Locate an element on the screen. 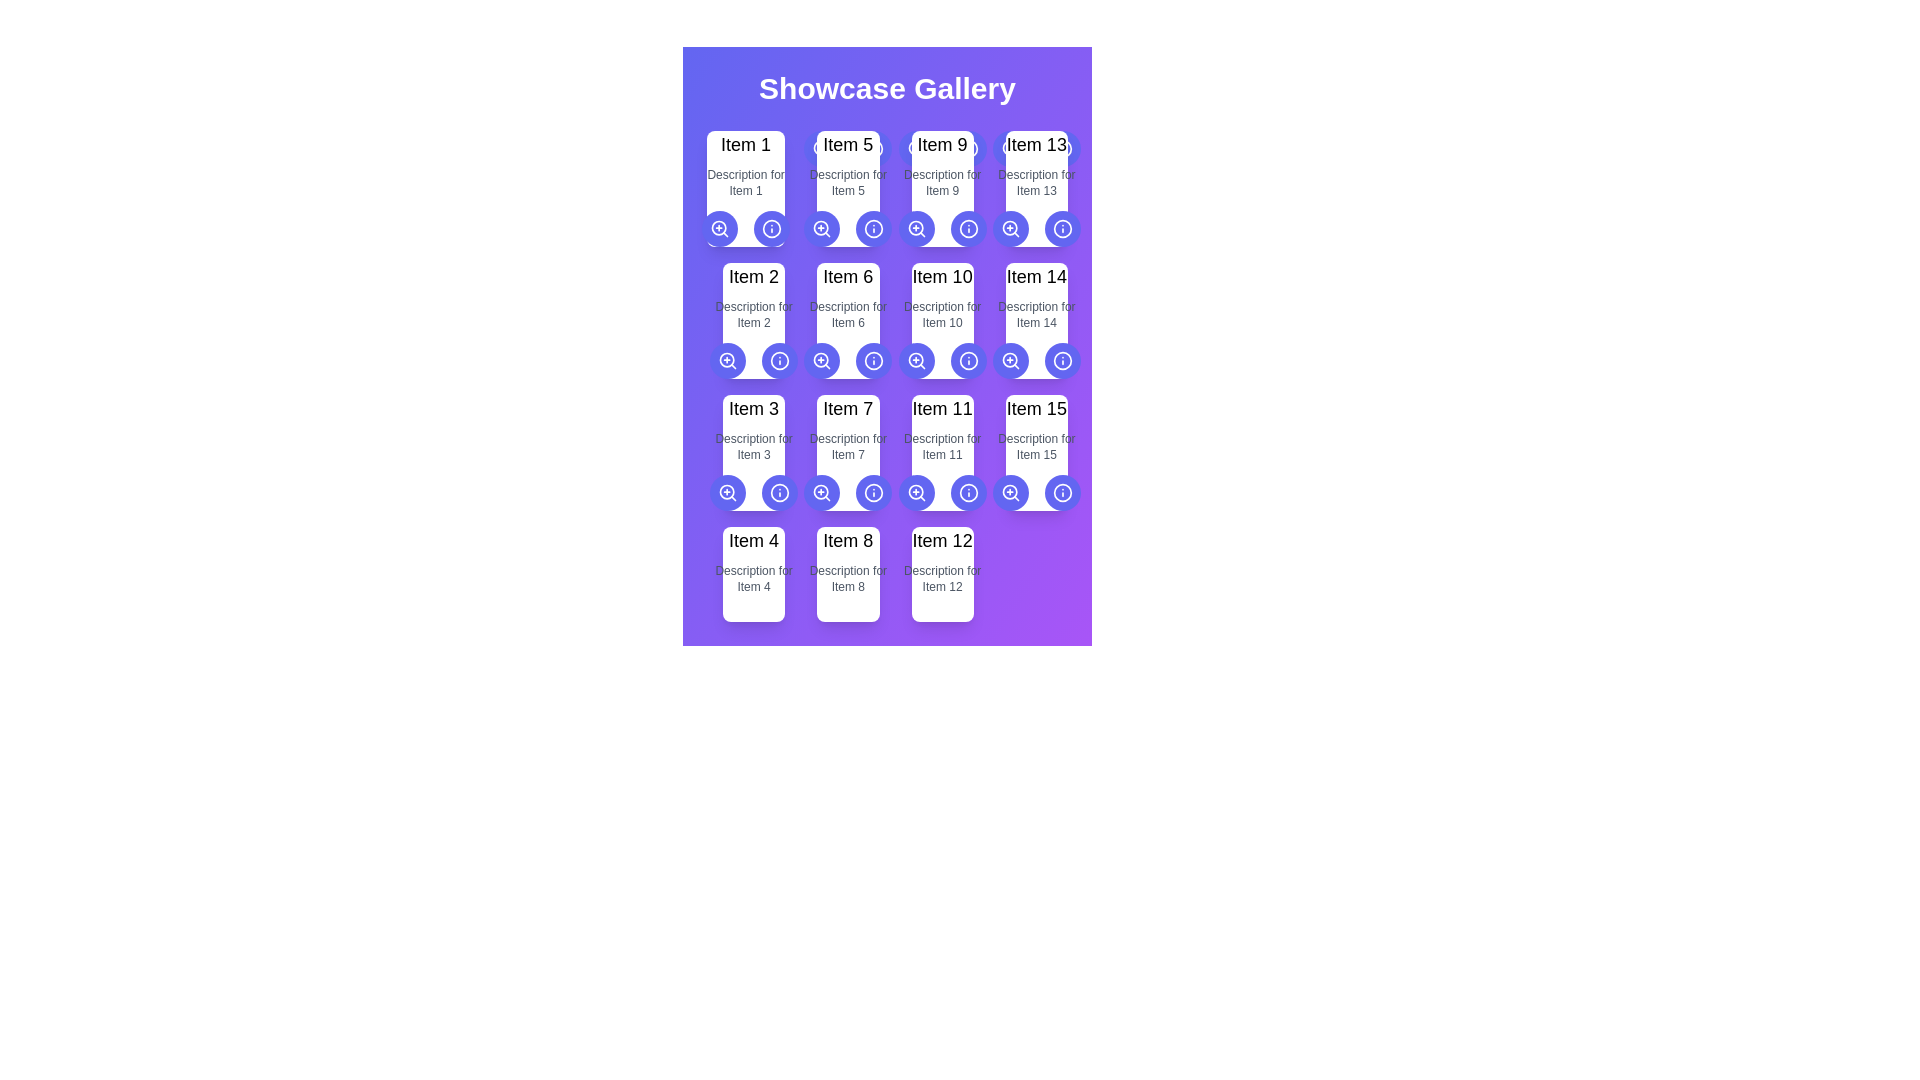 The image size is (1920, 1080). the static text label located in the upper-left corner of the grid structure, specifically in the second cell of the first row, to identify the related item is located at coordinates (753, 277).